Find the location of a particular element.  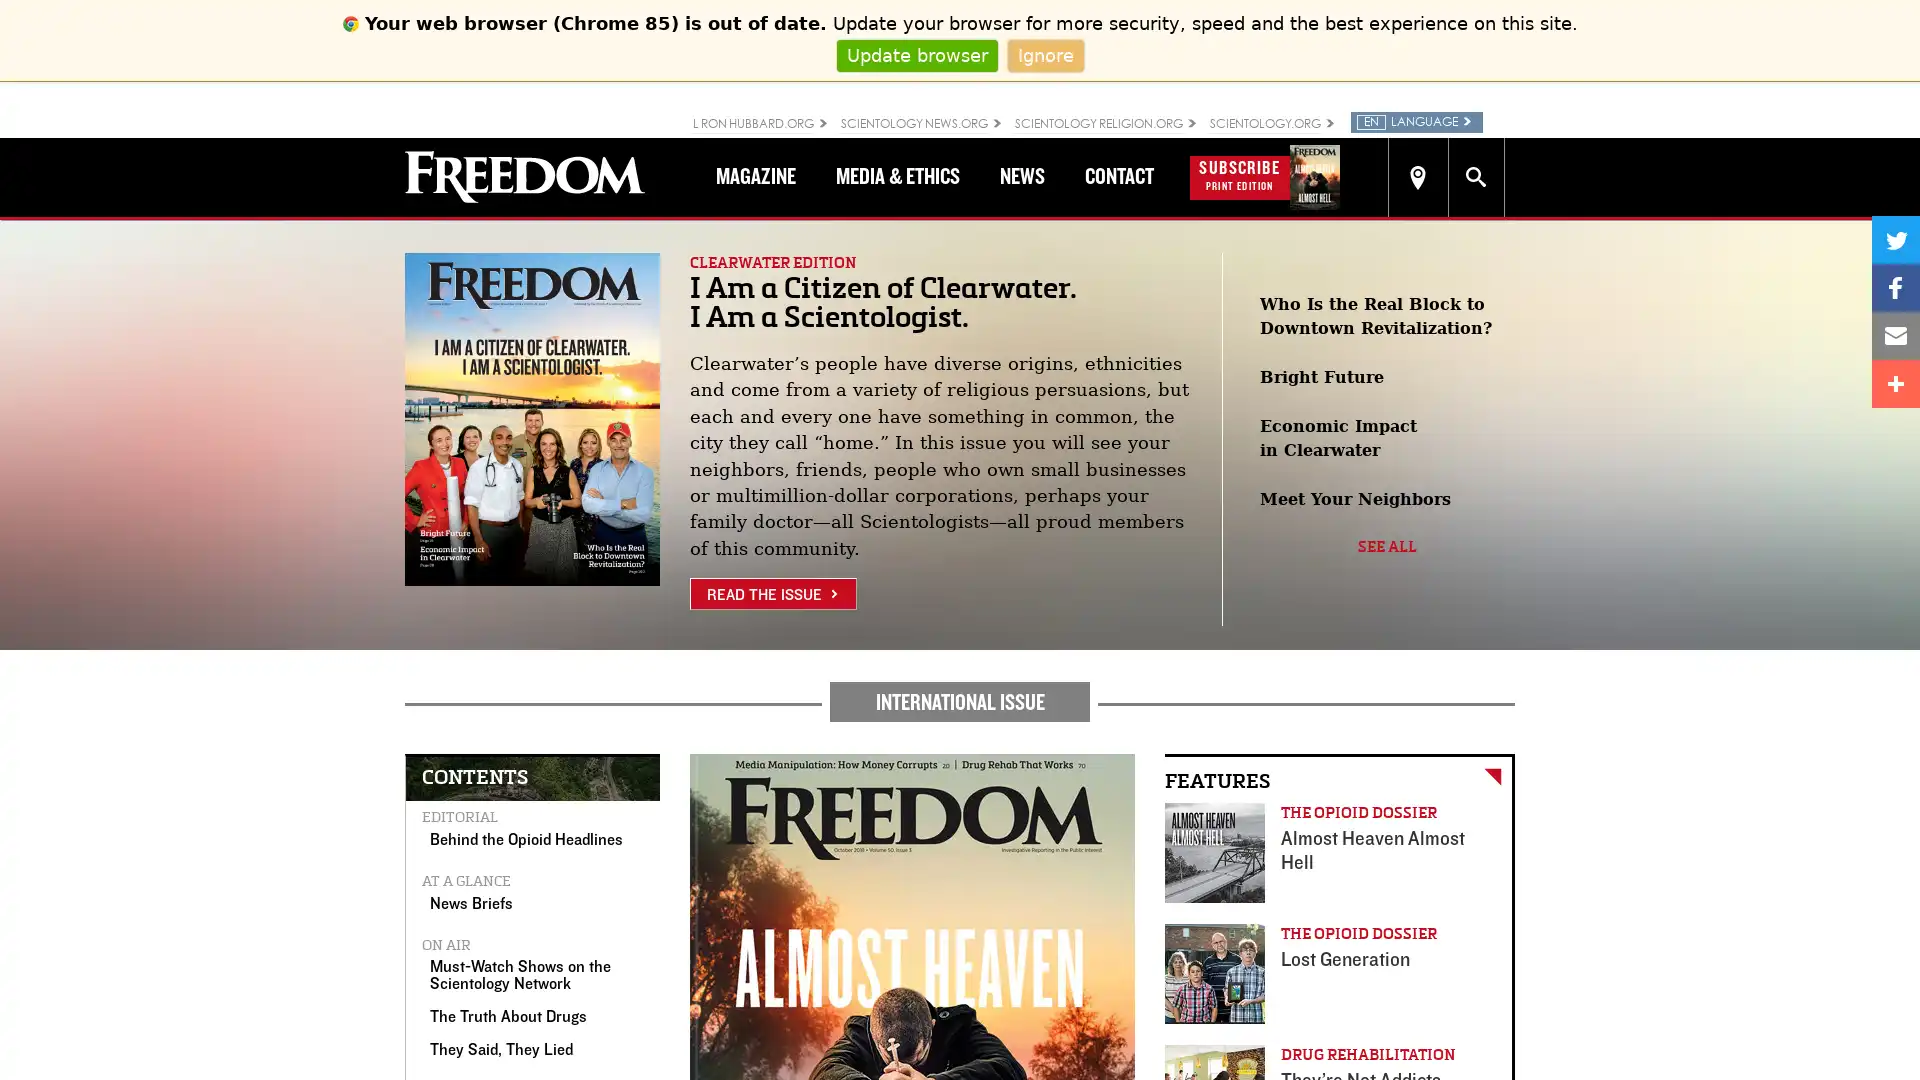

Ignore is located at coordinates (1044, 54).